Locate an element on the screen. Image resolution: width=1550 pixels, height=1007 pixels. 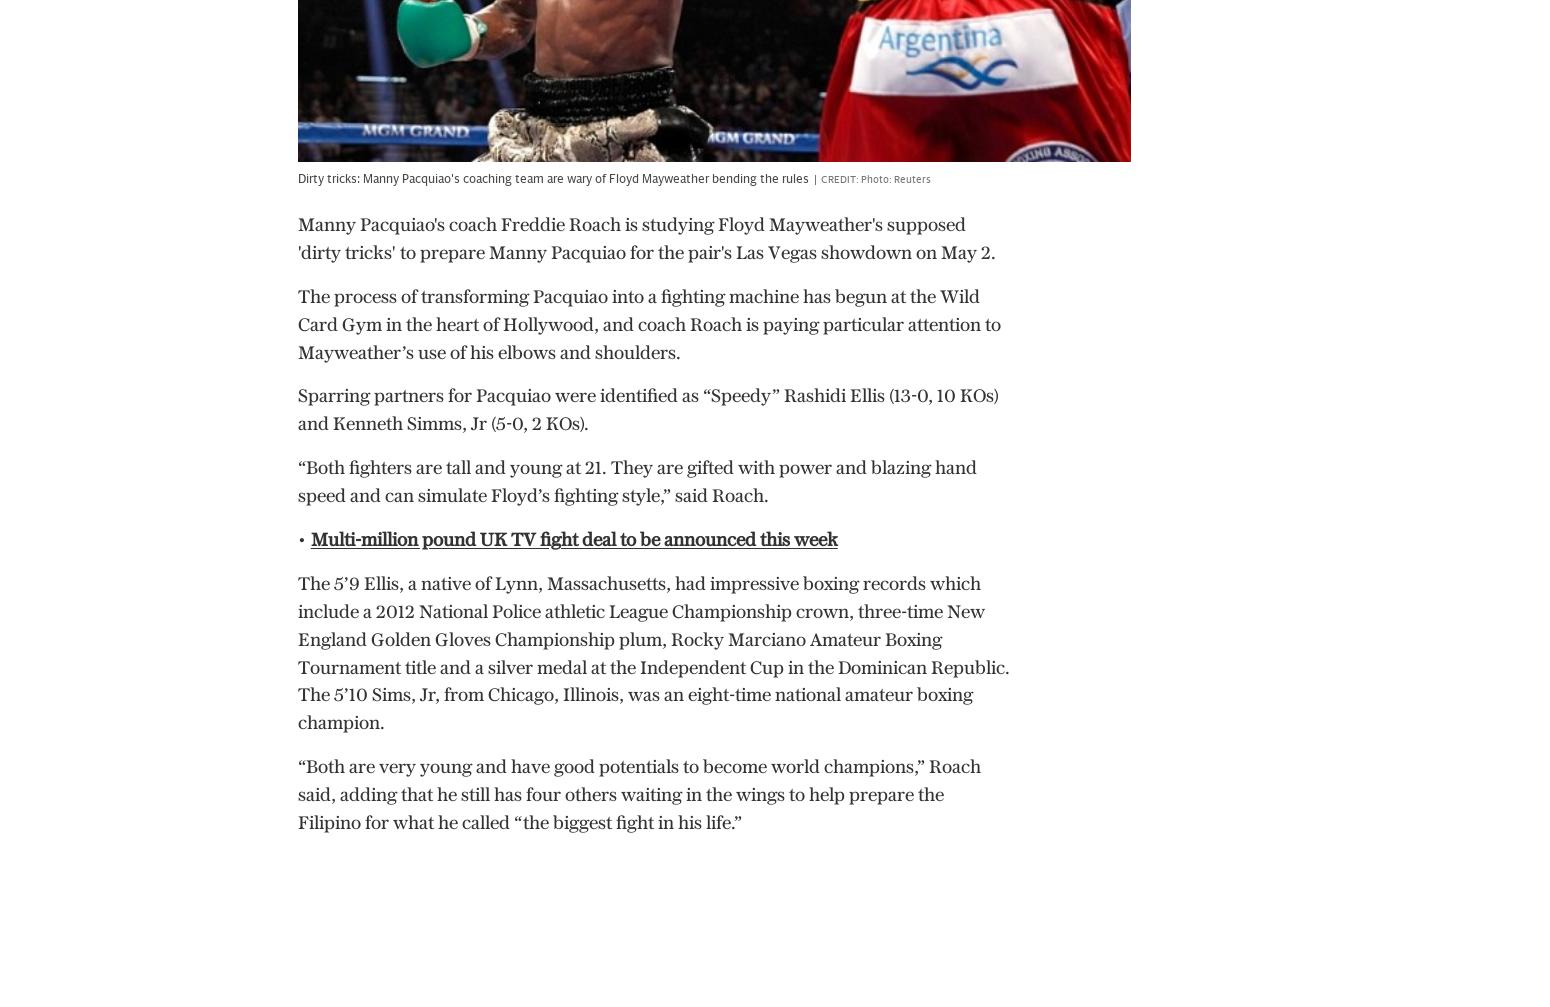
'WTA Finals 2023: Latest results, today’s matches, how to watch on TV and prize money' is located at coordinates (893, 642).